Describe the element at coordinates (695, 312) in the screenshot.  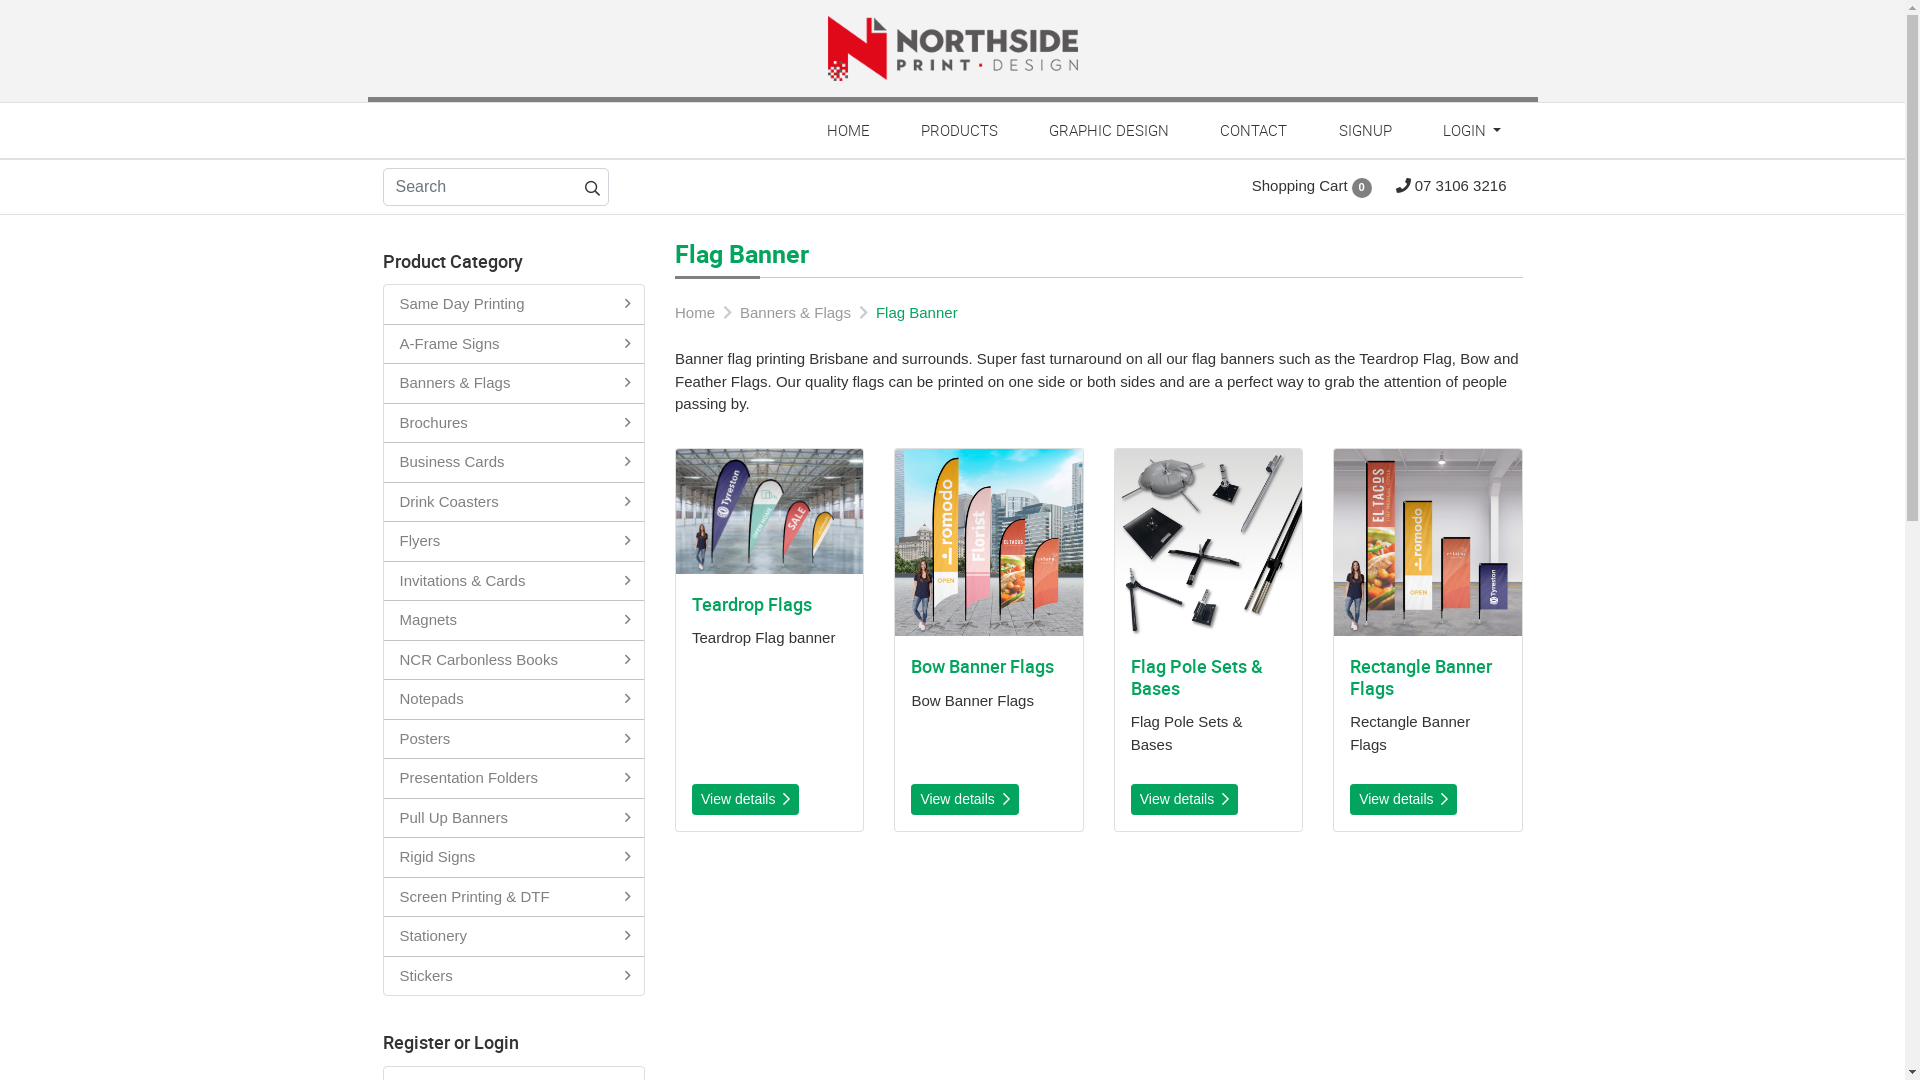
I see `'Home'` at that location.